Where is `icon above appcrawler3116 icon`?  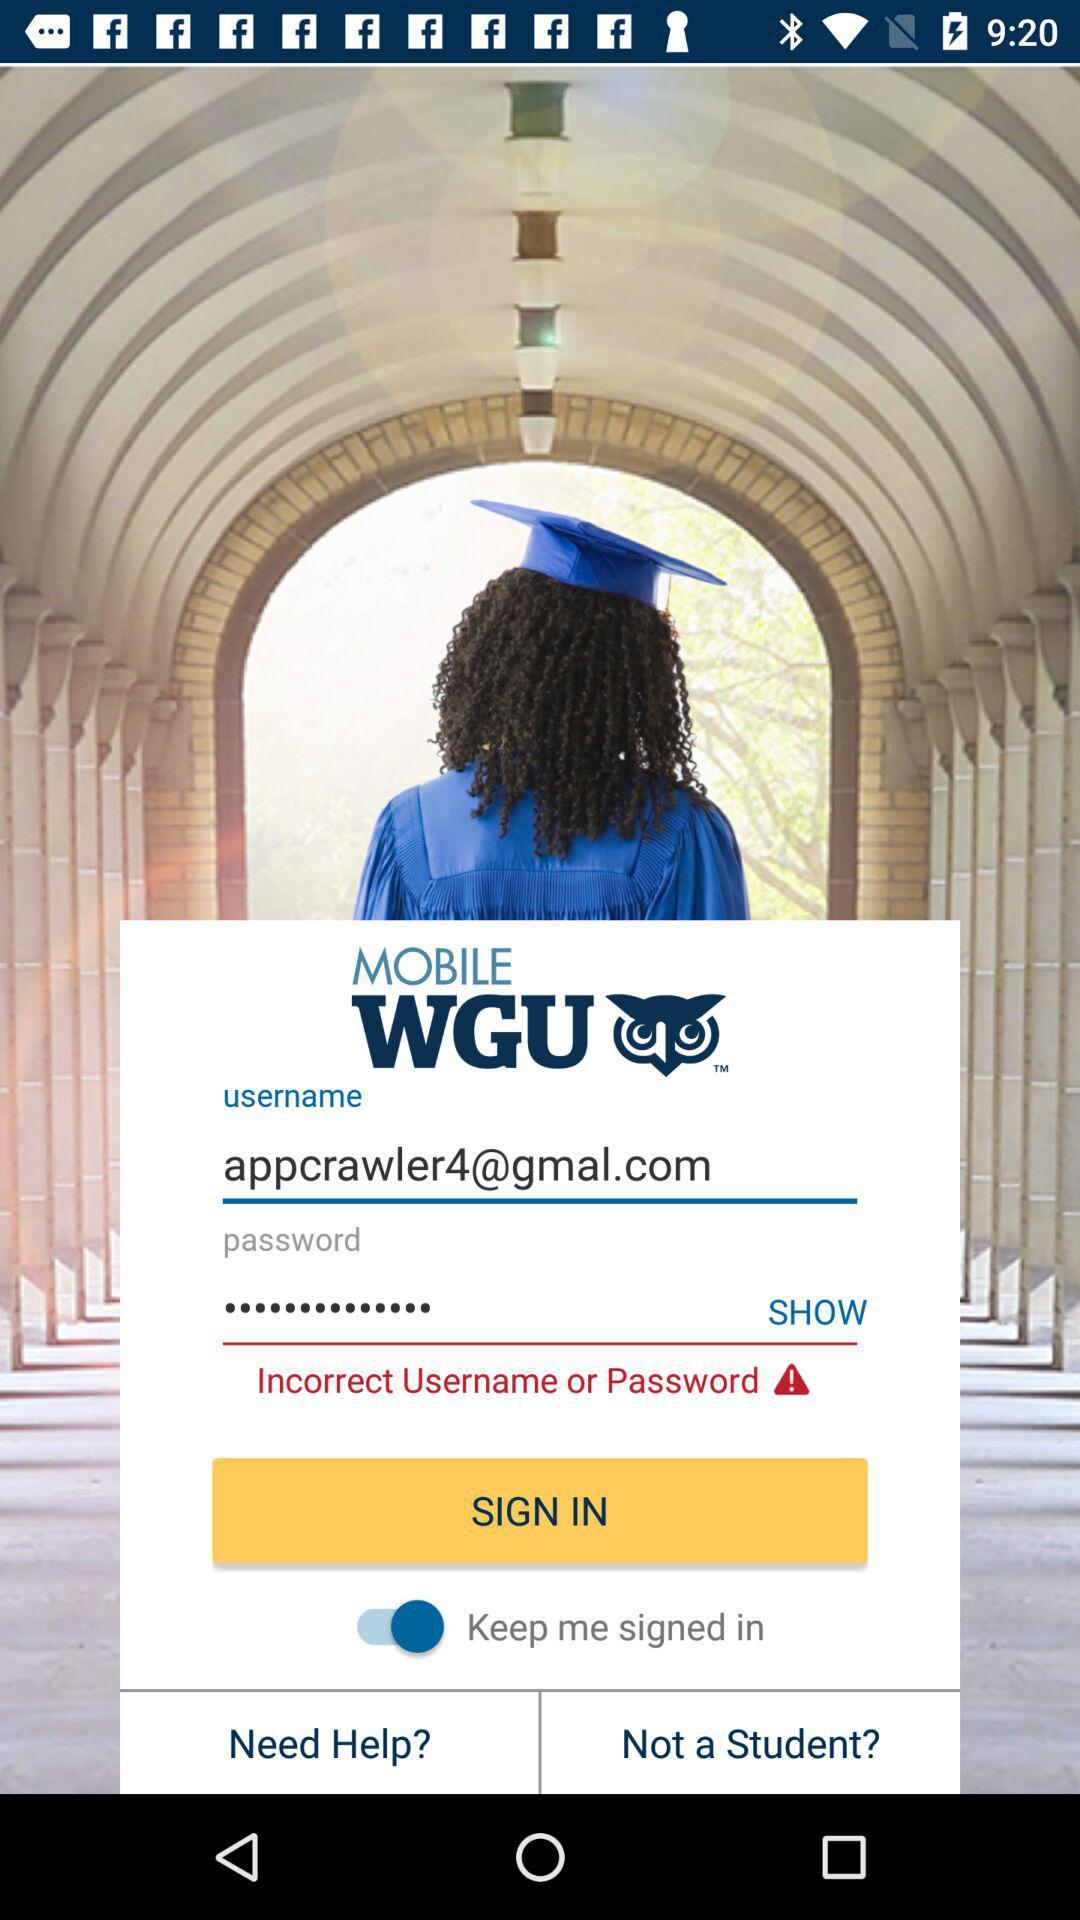
icon above appcrawler3116 icon is located at coordinates (540, 1163).